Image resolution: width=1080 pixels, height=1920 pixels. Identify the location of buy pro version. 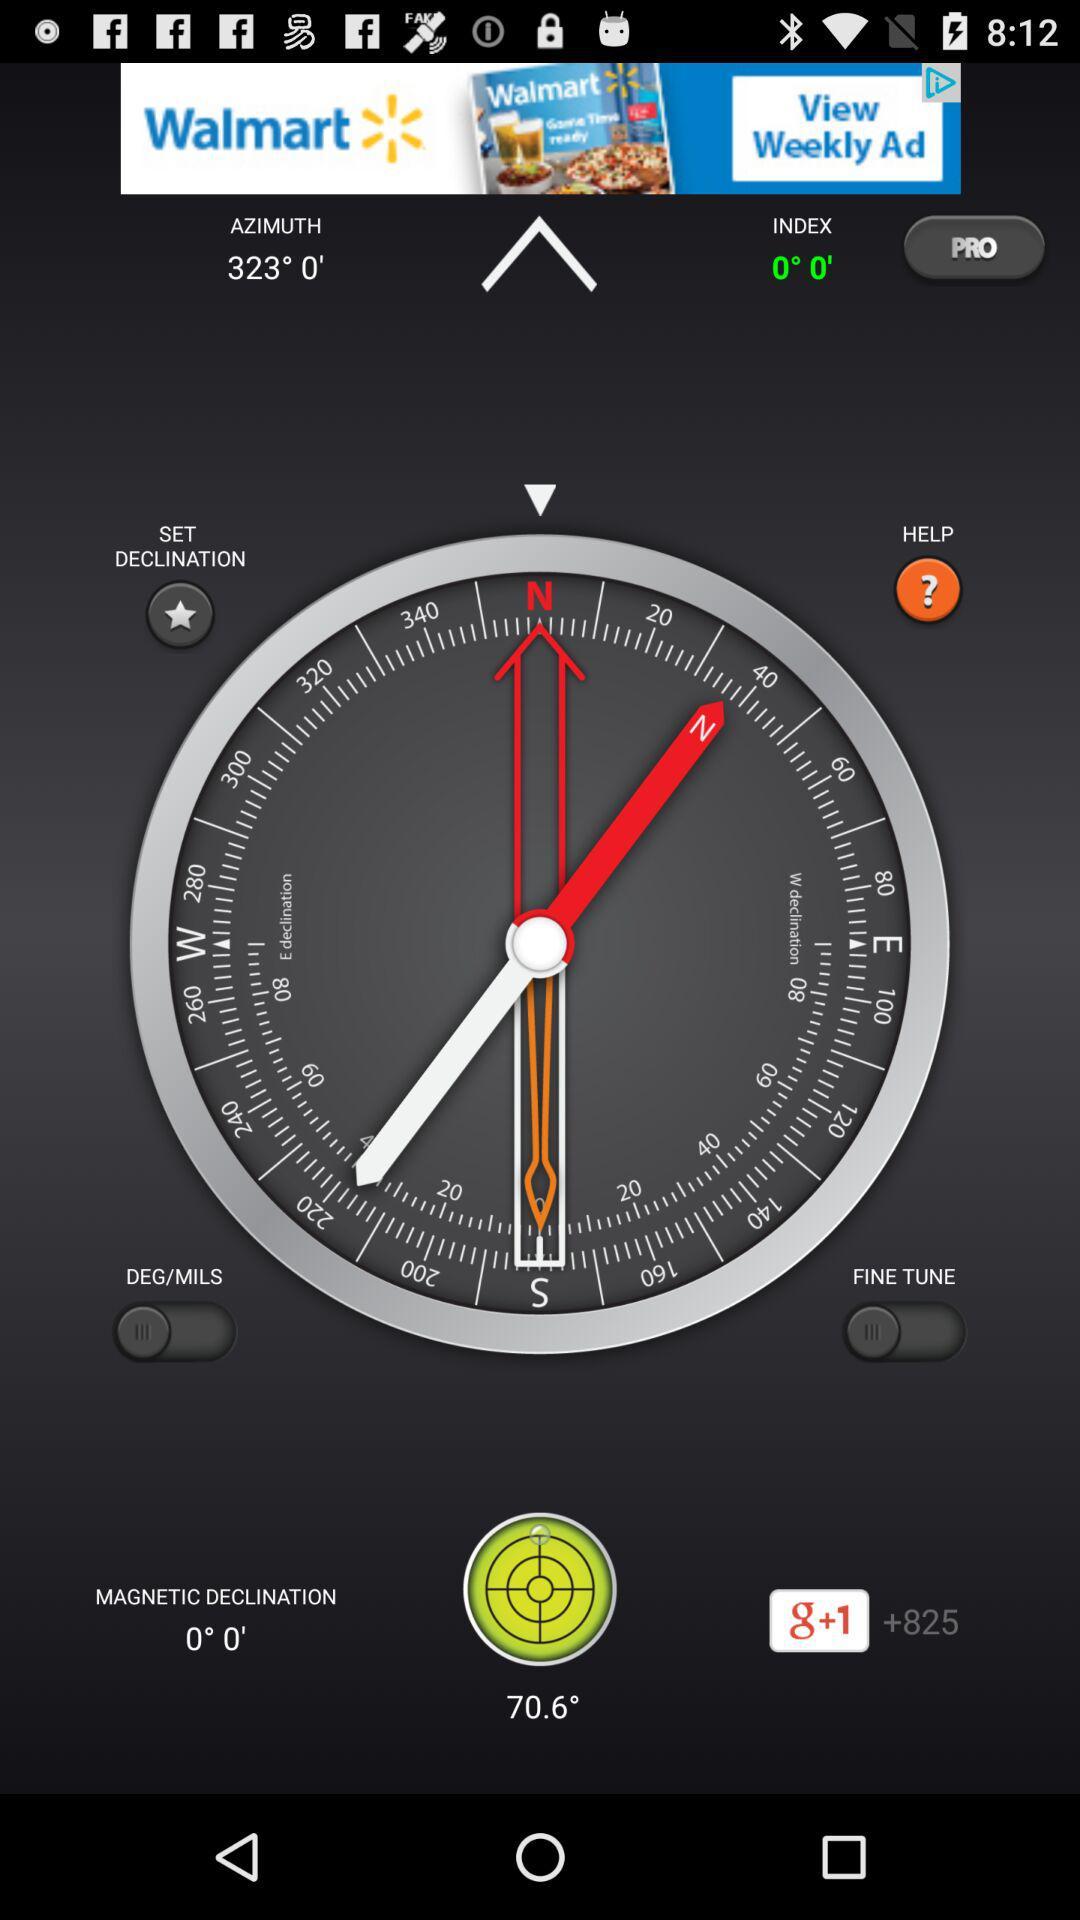
(972, 246).